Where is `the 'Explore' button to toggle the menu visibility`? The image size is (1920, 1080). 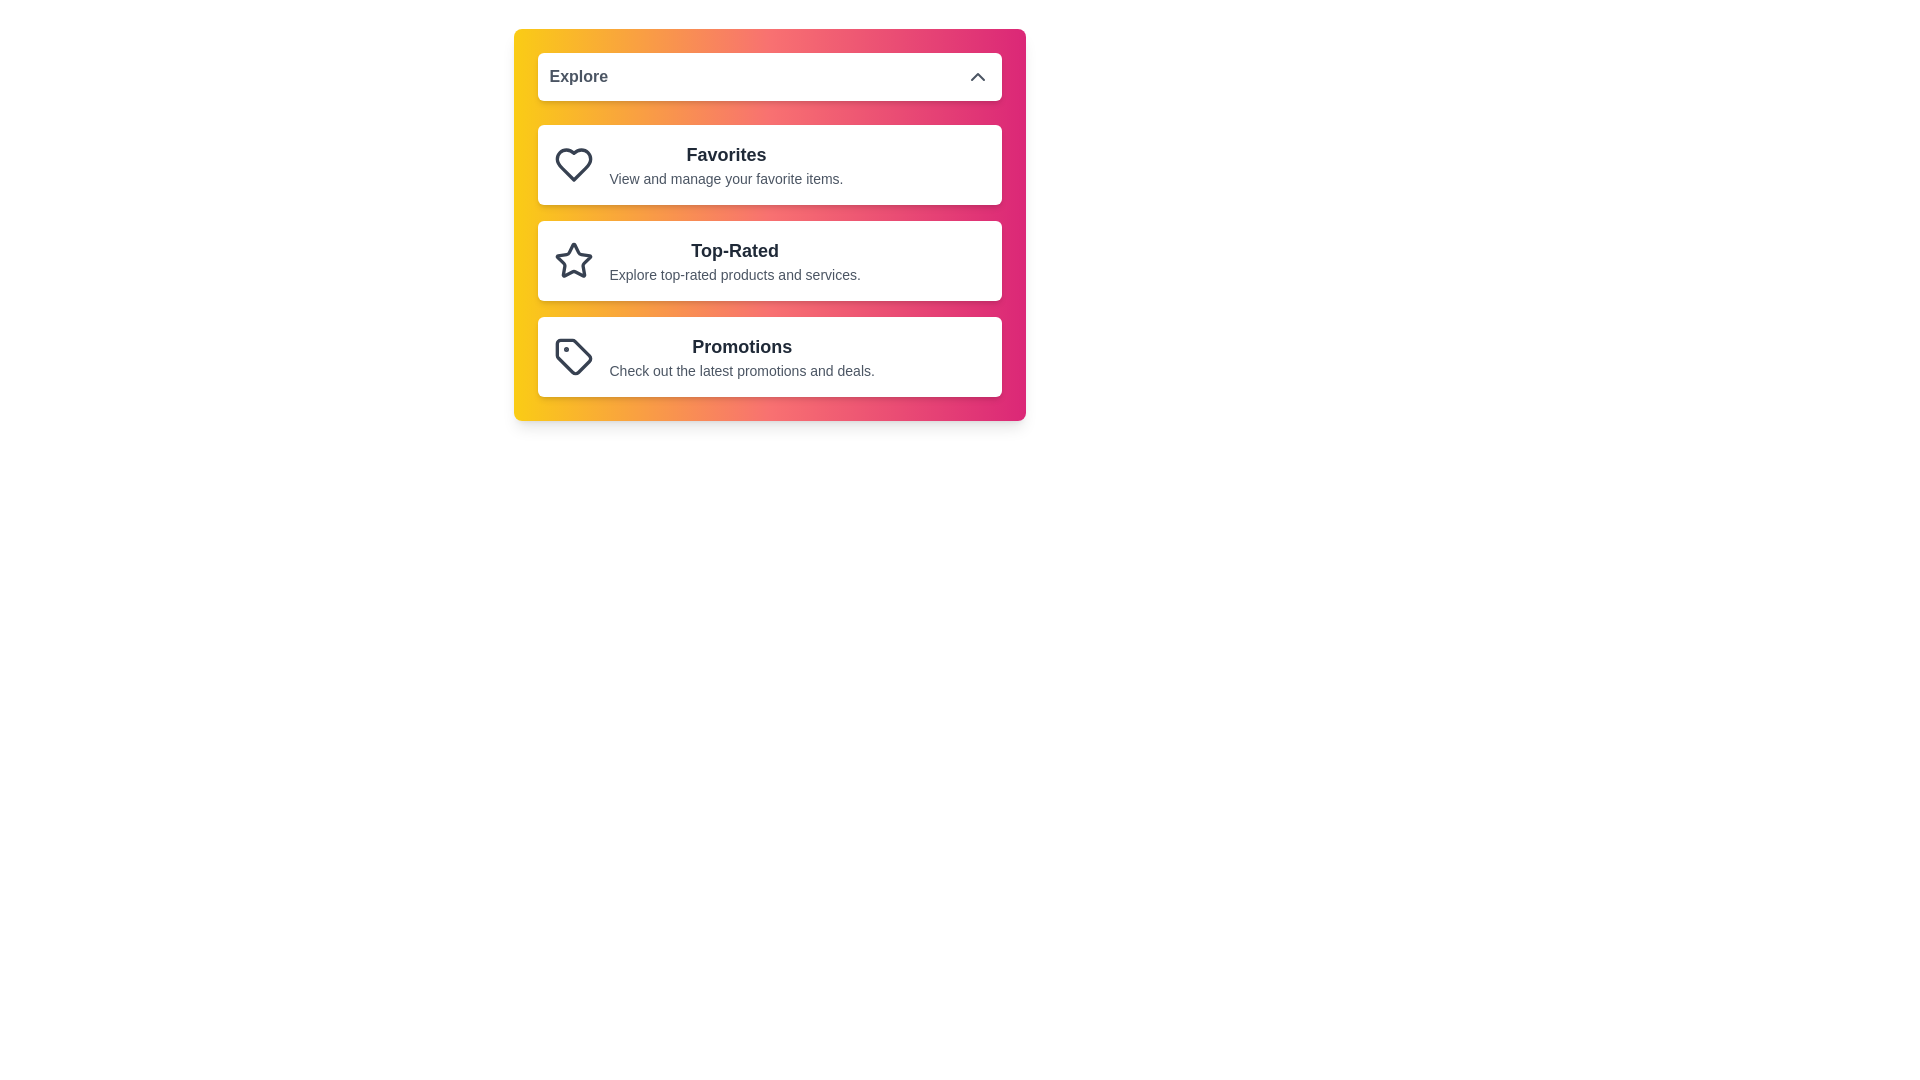 the 'Explore' button to toggle the menu visibility is located at coordinates (768, 76).